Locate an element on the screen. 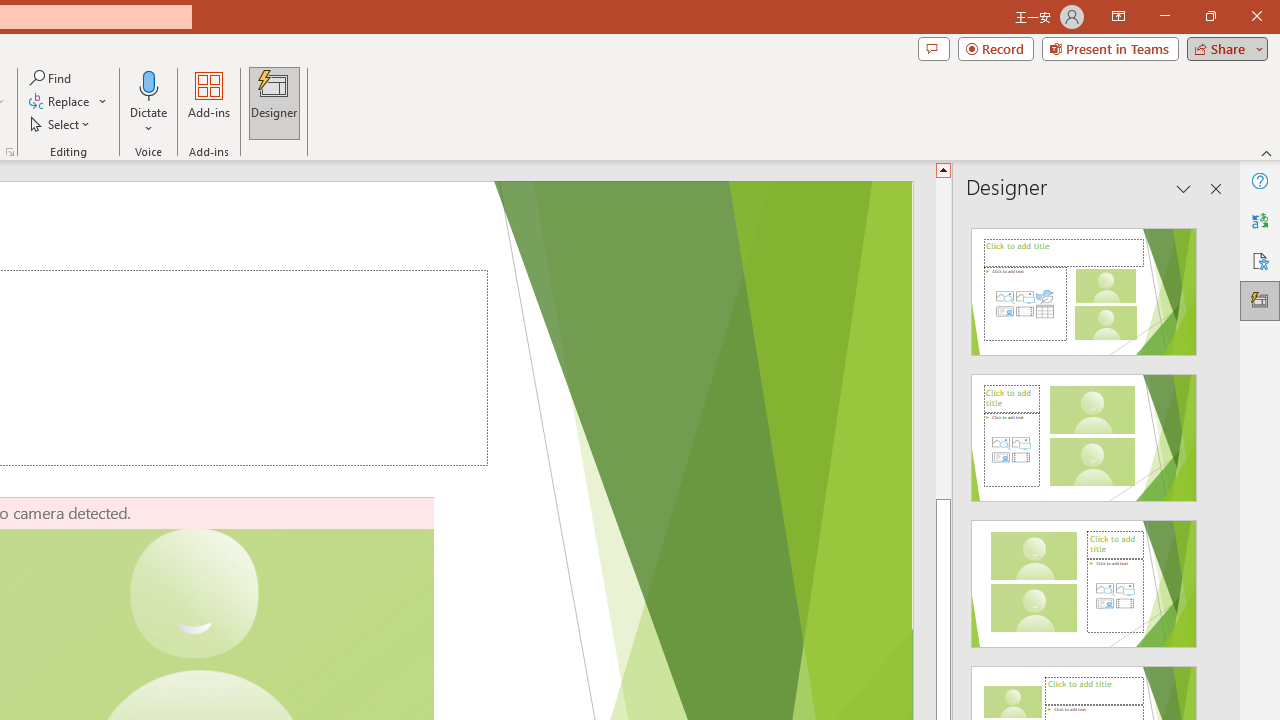 This screenshot has height=720, width=1280. 'Select' is located at coordinates (61, 124).